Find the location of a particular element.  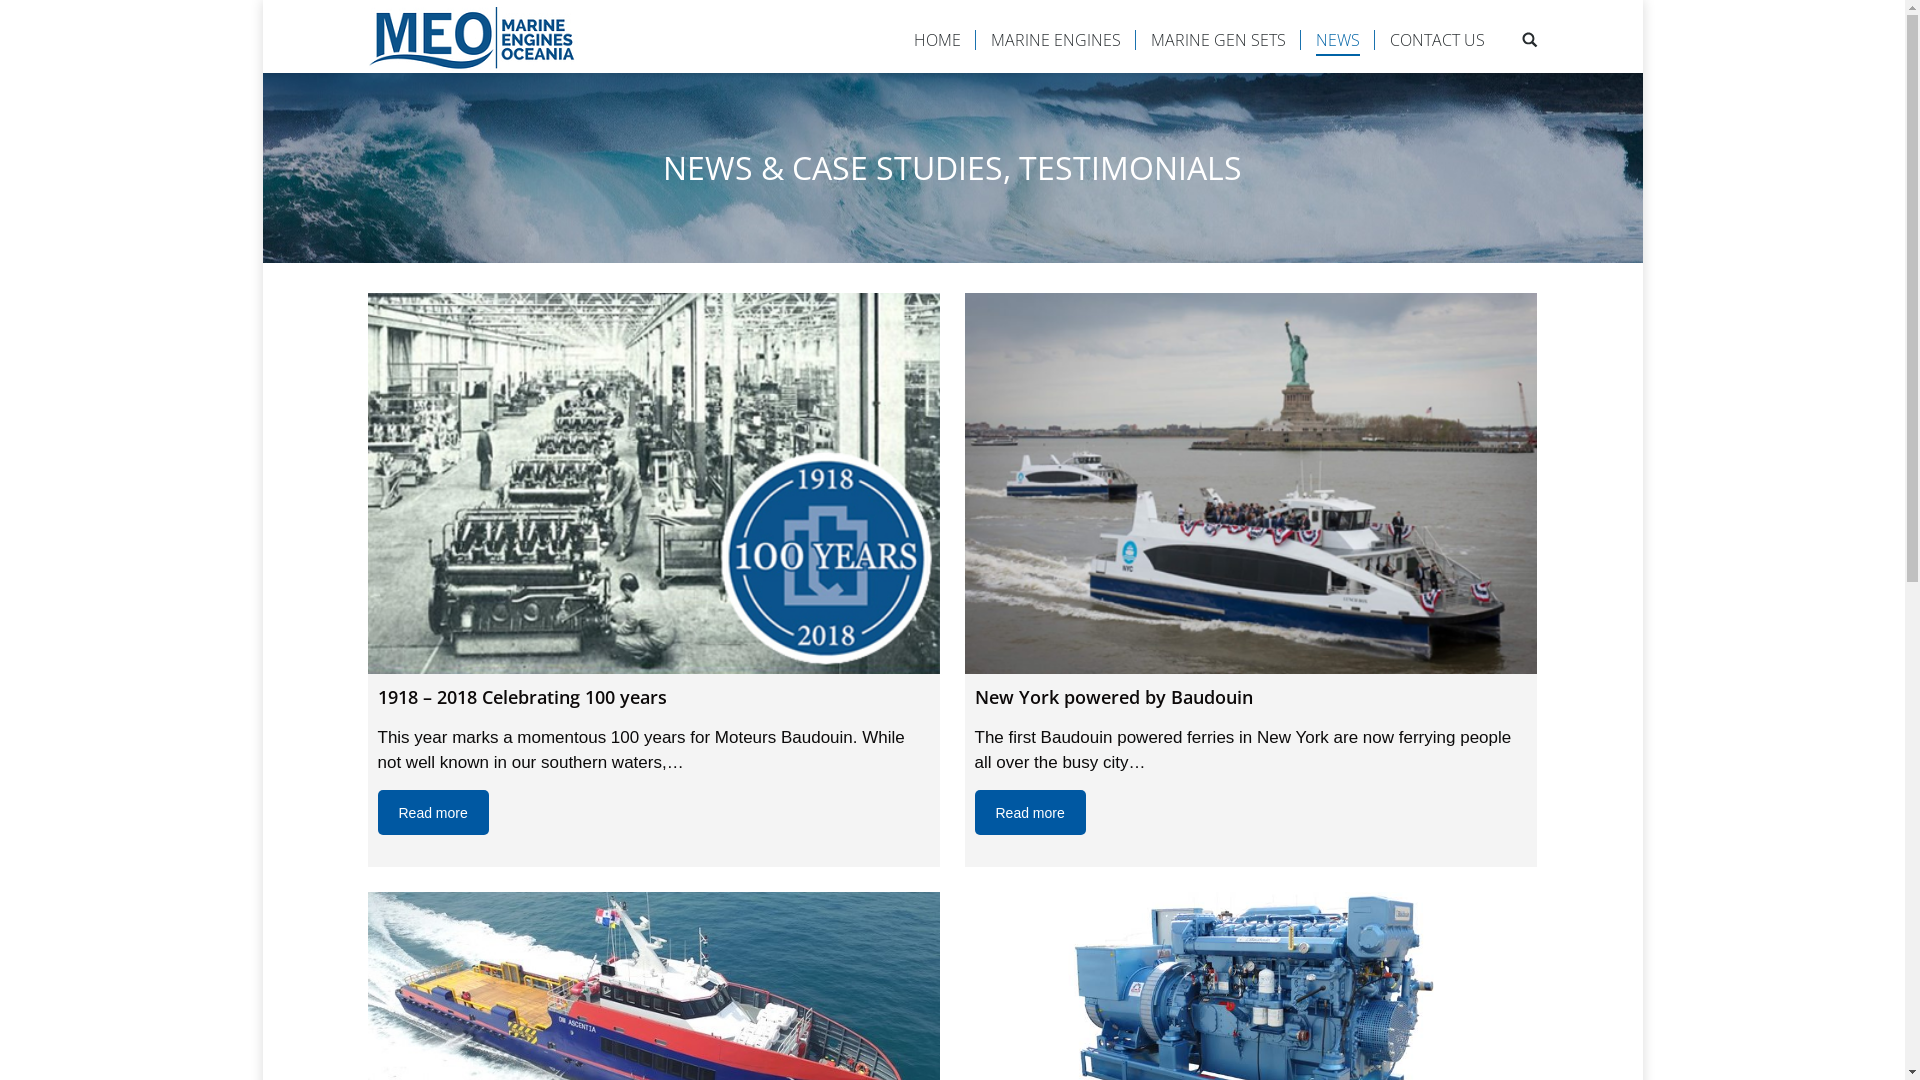

'MARINE ENGINES' is located at coordinates (1054, 39).